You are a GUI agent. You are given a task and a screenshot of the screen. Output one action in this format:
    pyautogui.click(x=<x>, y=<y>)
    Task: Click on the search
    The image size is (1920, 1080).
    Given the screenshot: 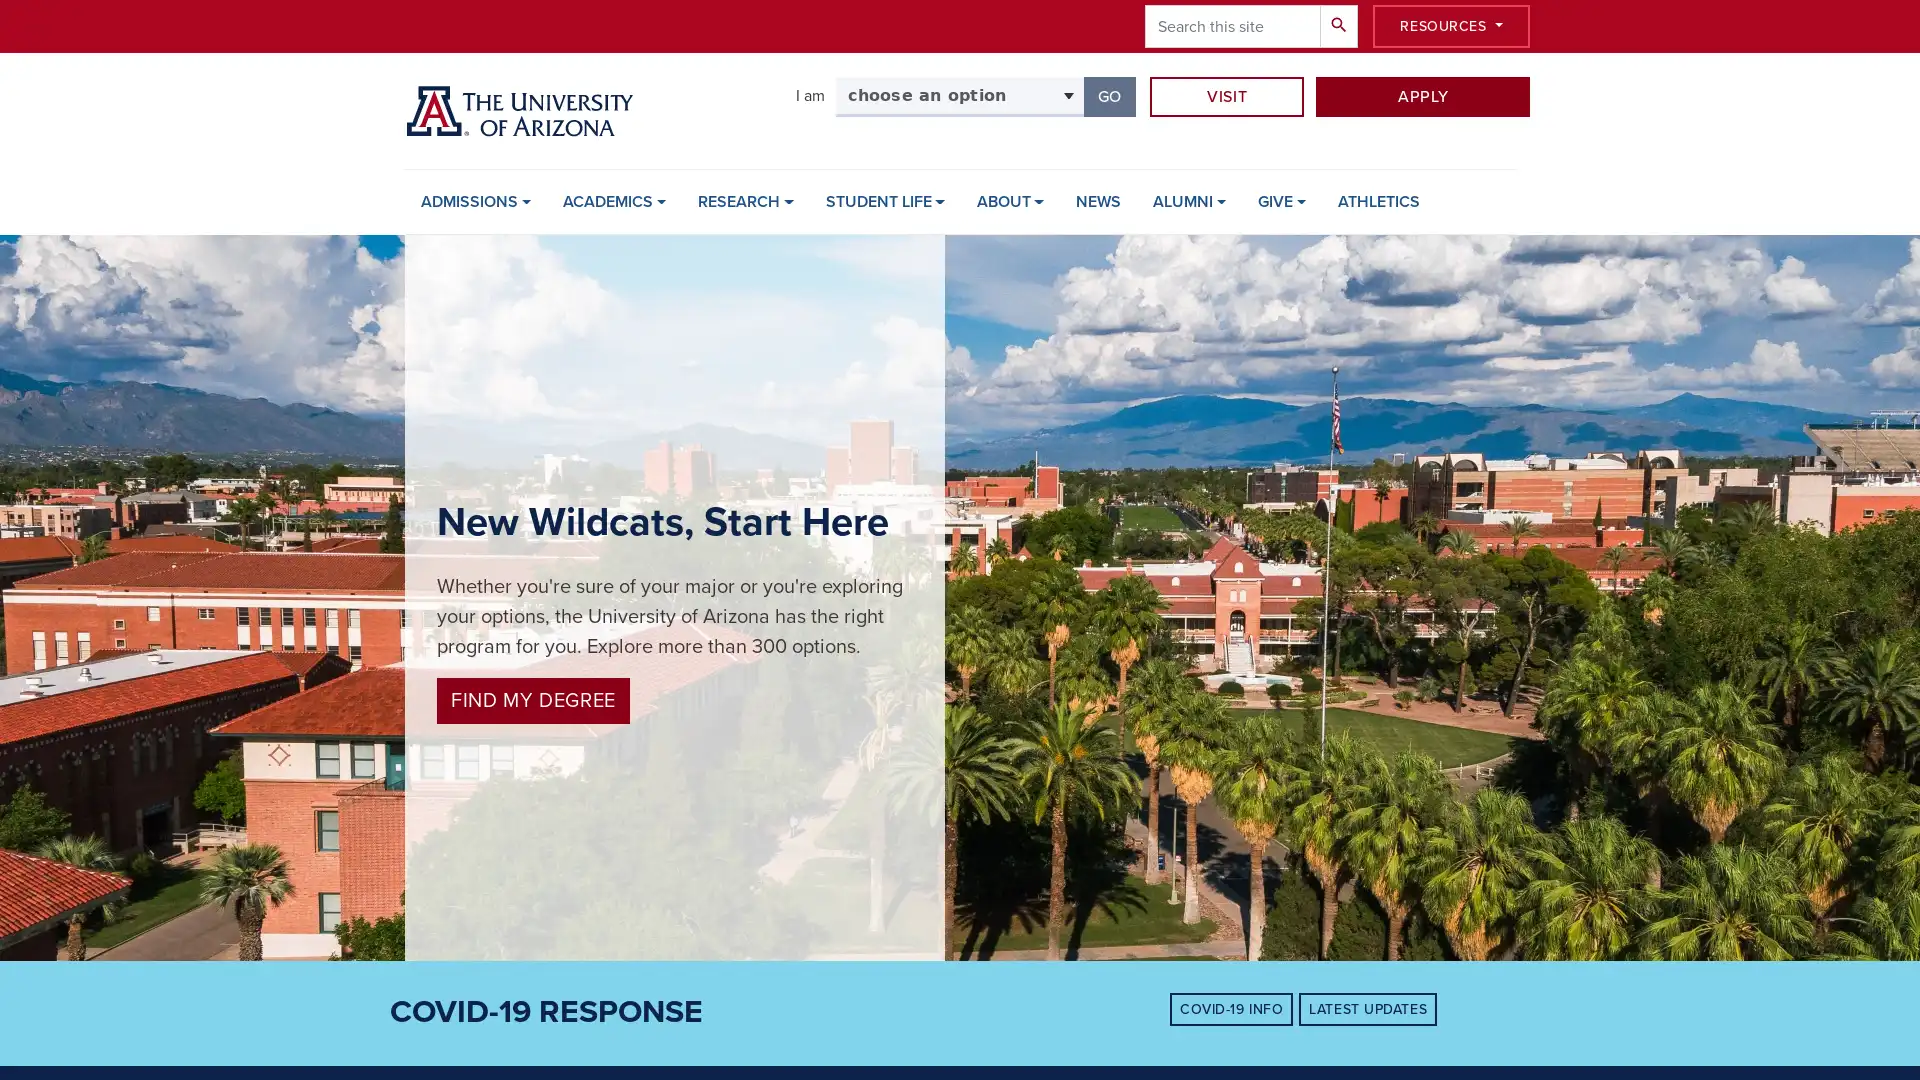 What is the action you would take?
    pyautogui.click(x=1339, y=26)
    